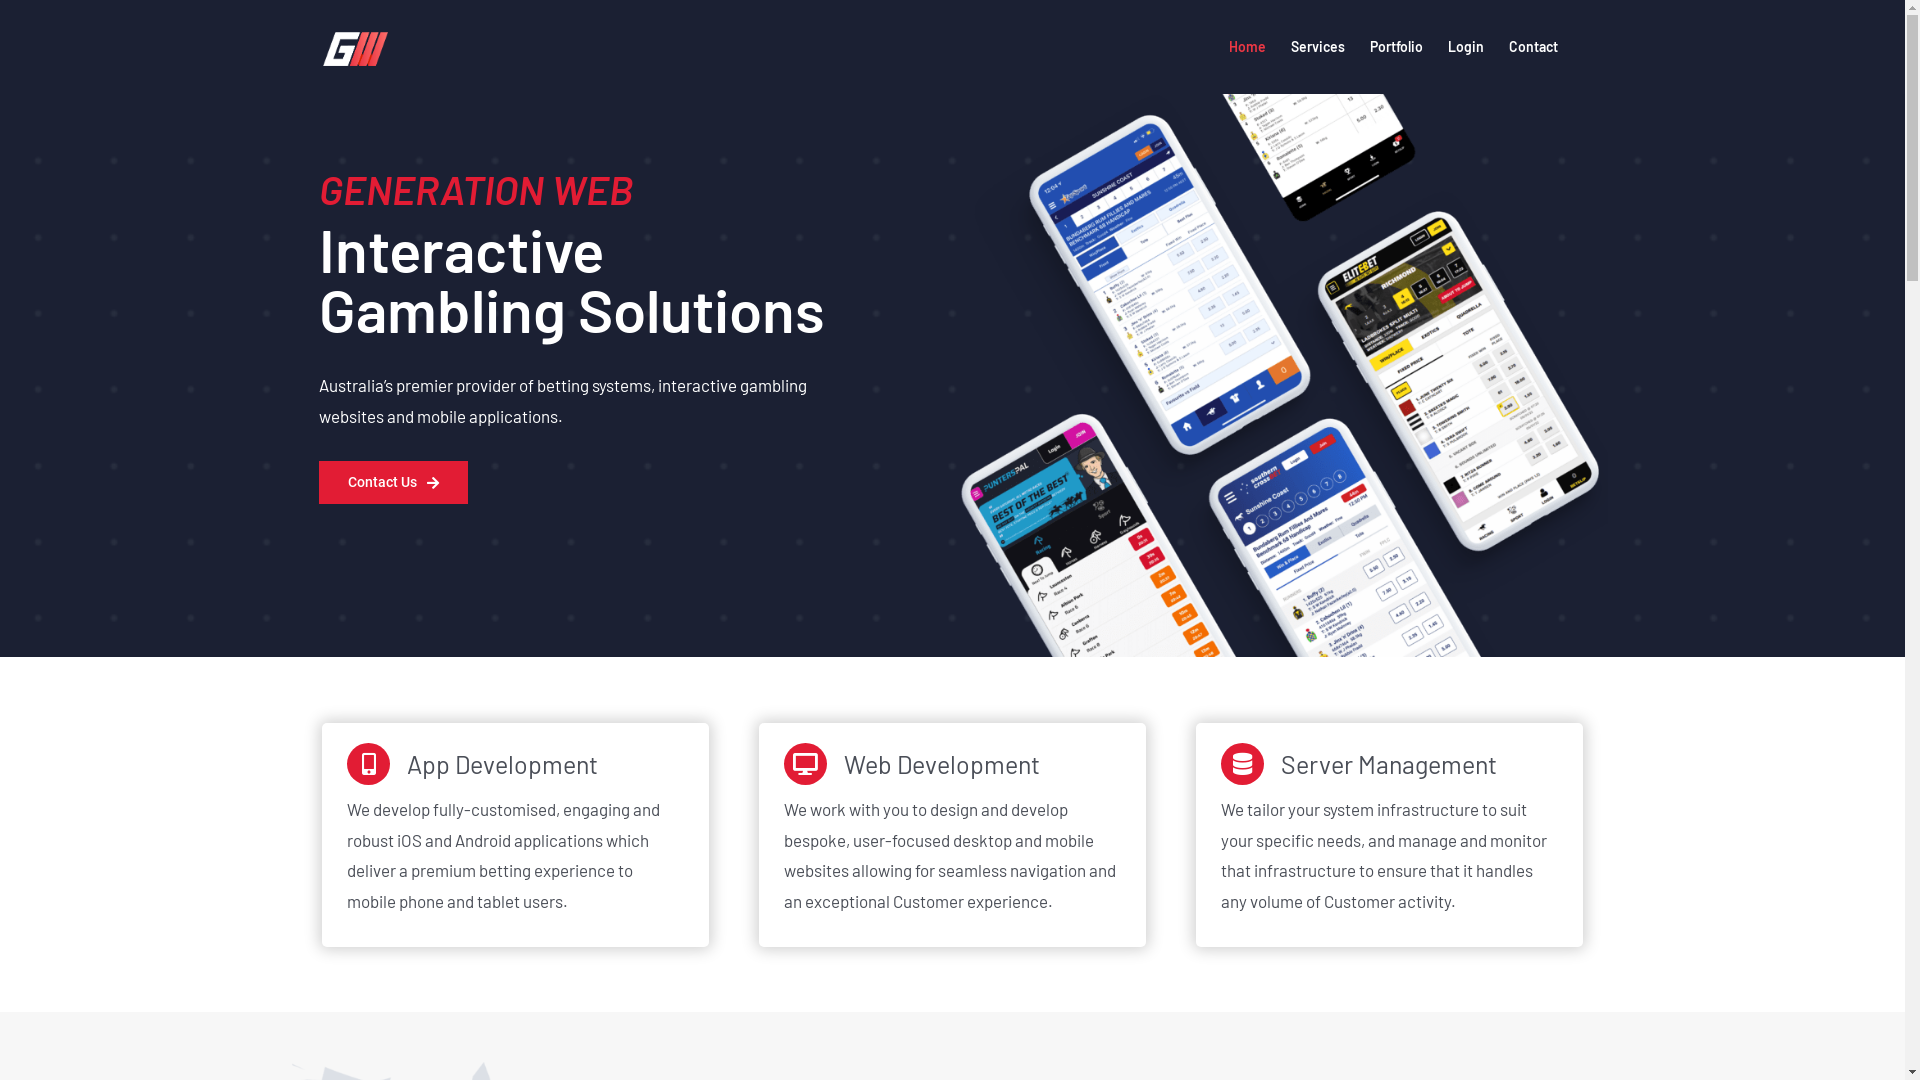  What do you see at coordinates (1316, 45) in the screenshot?
I see `'Services'` at bounding box center [1316, 45].